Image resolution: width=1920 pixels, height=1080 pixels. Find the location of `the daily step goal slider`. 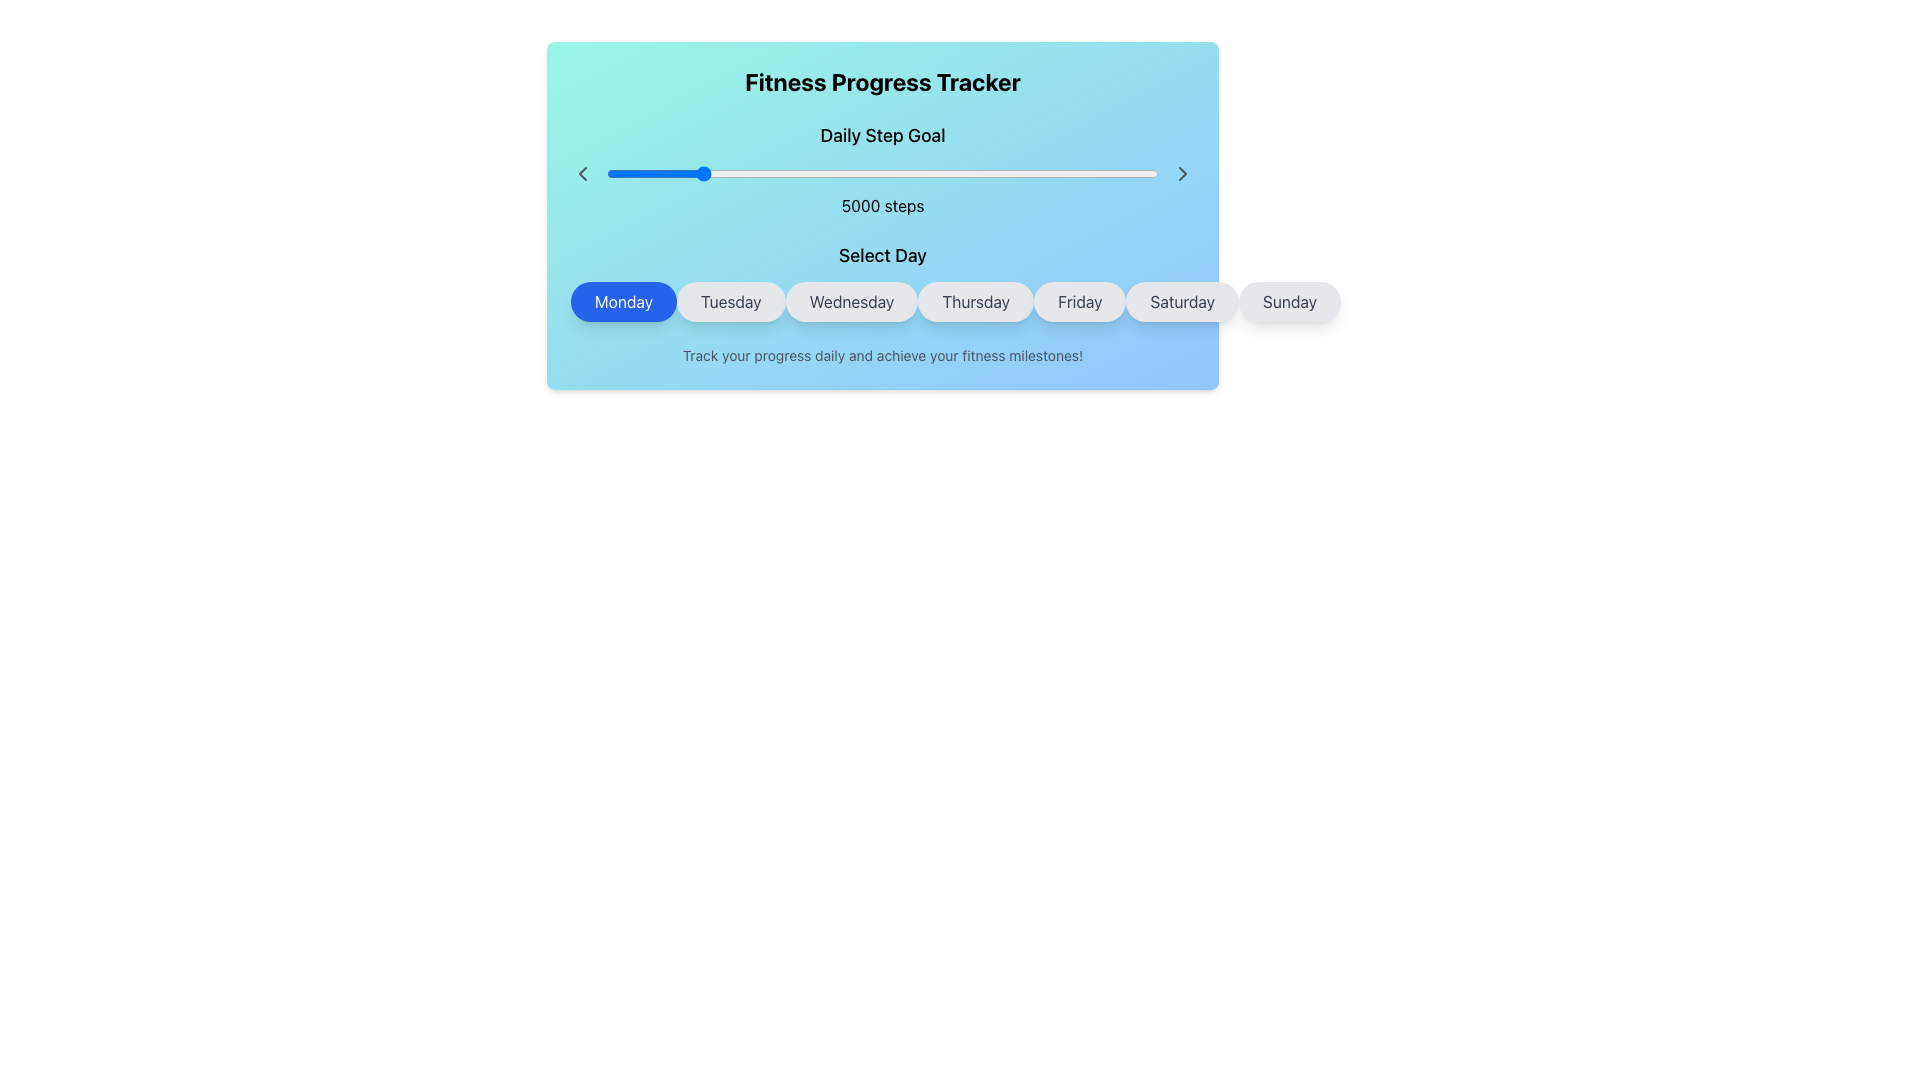

the daily step goal slider is located at coordinates (928, 172).